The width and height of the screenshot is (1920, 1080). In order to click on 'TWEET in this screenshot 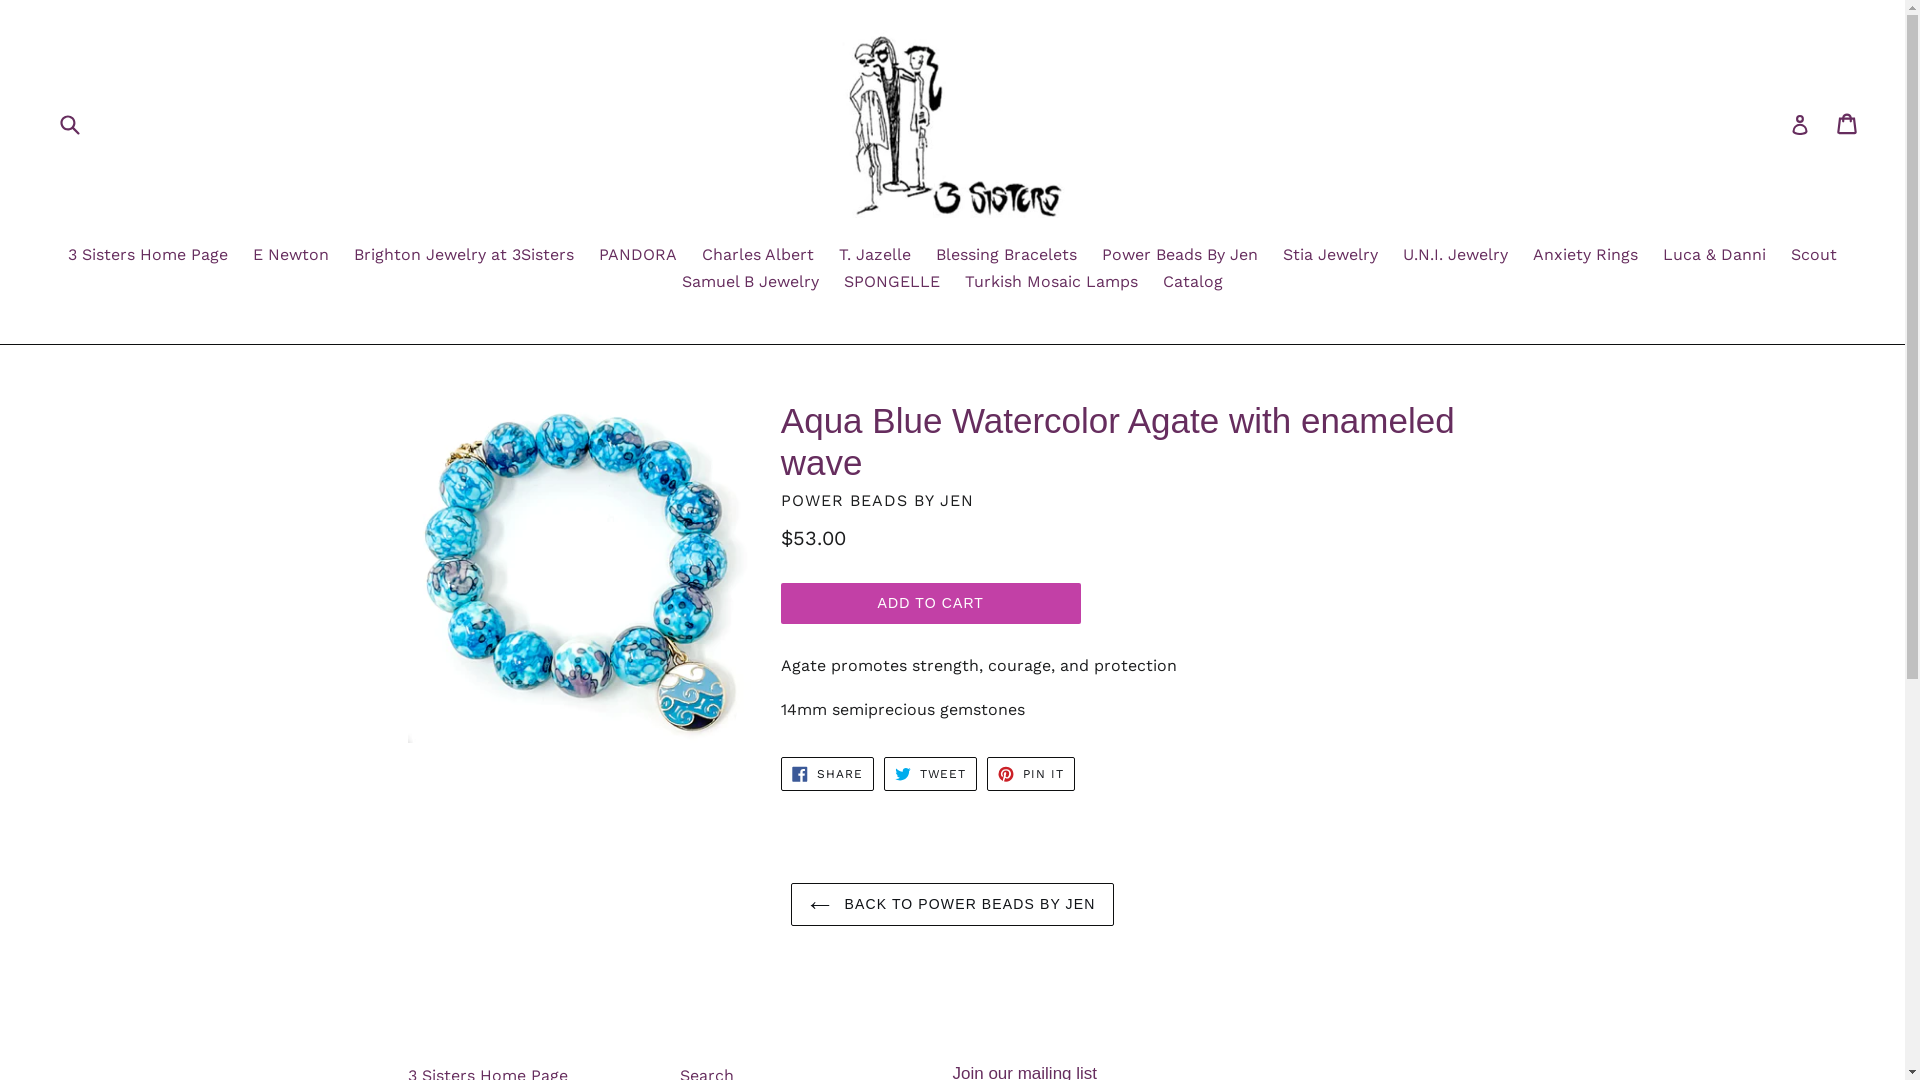, I will do `click(930, 773)`.